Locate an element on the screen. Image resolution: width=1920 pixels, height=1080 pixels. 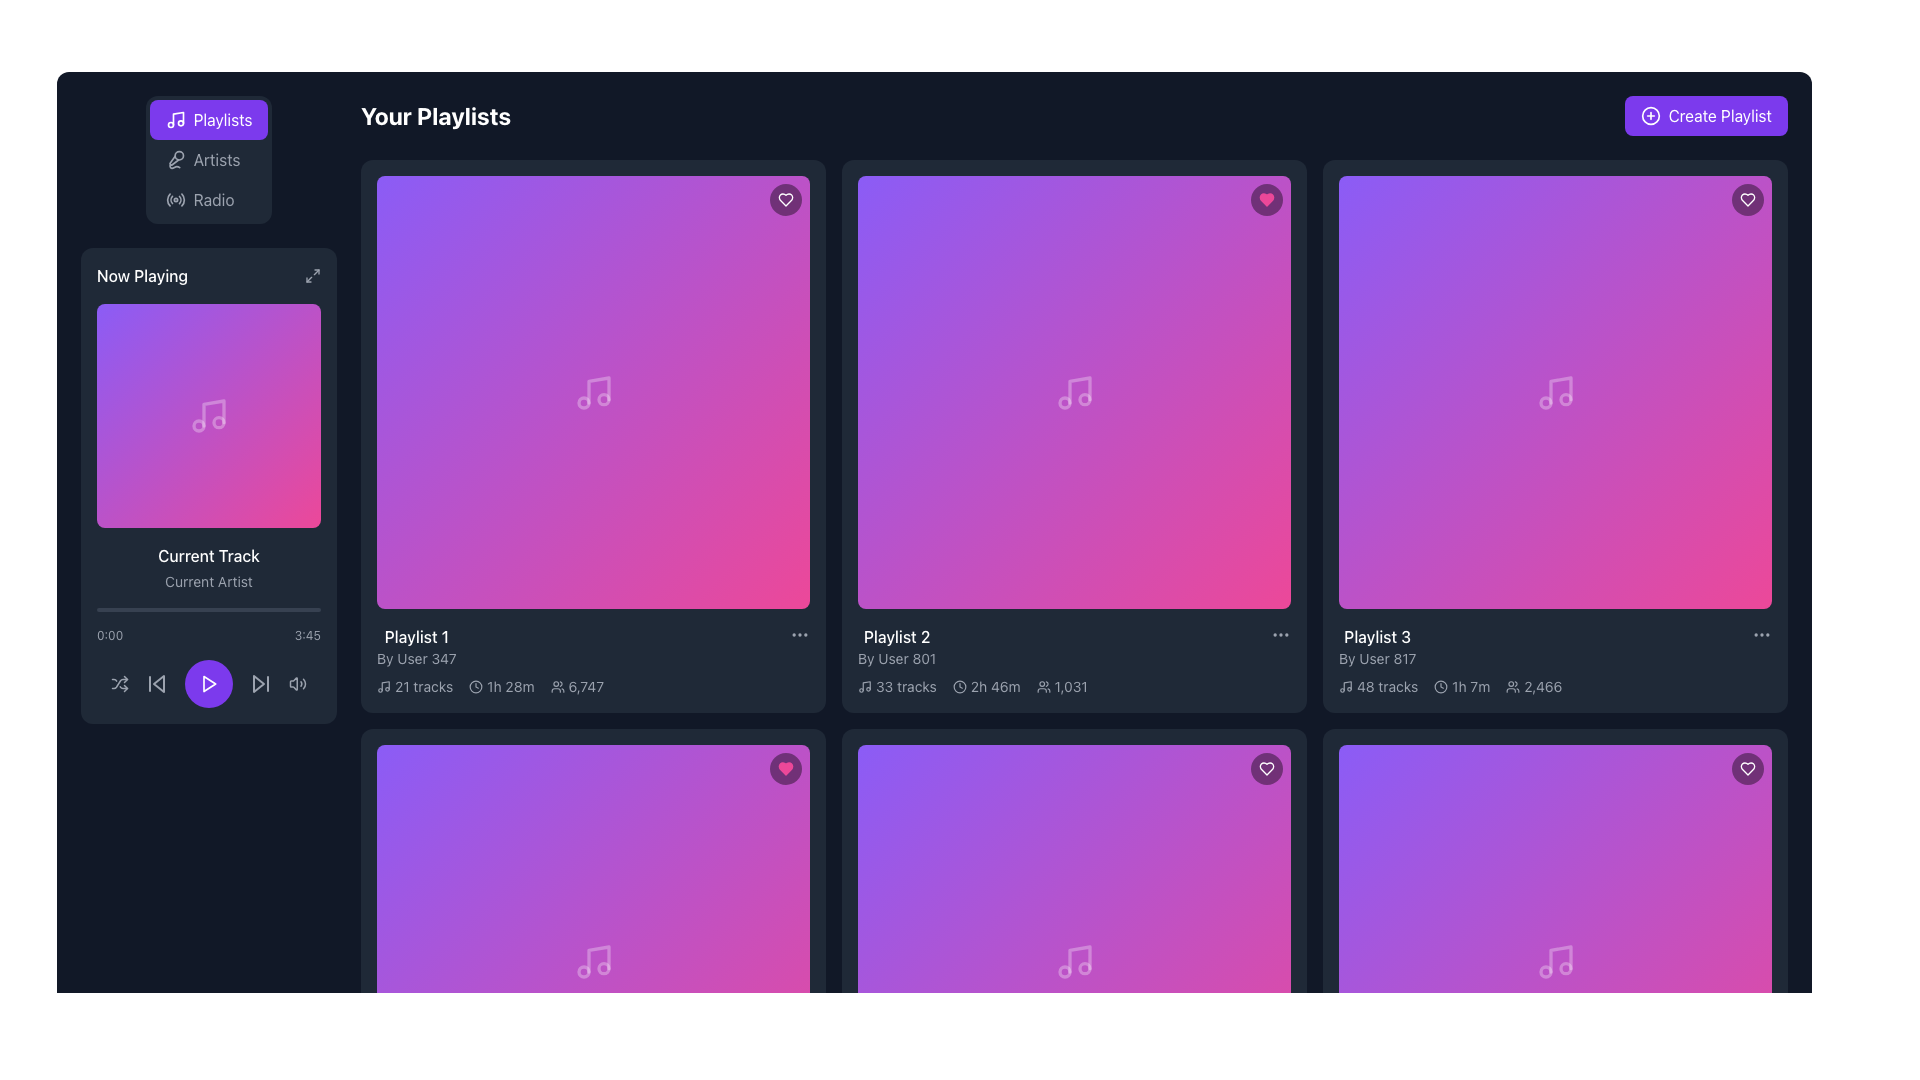
the volume control or mute/unmute toggle button located at the rightmost position of the playback icons below the 'Now Playing' area is located at coordinates (296, 682).